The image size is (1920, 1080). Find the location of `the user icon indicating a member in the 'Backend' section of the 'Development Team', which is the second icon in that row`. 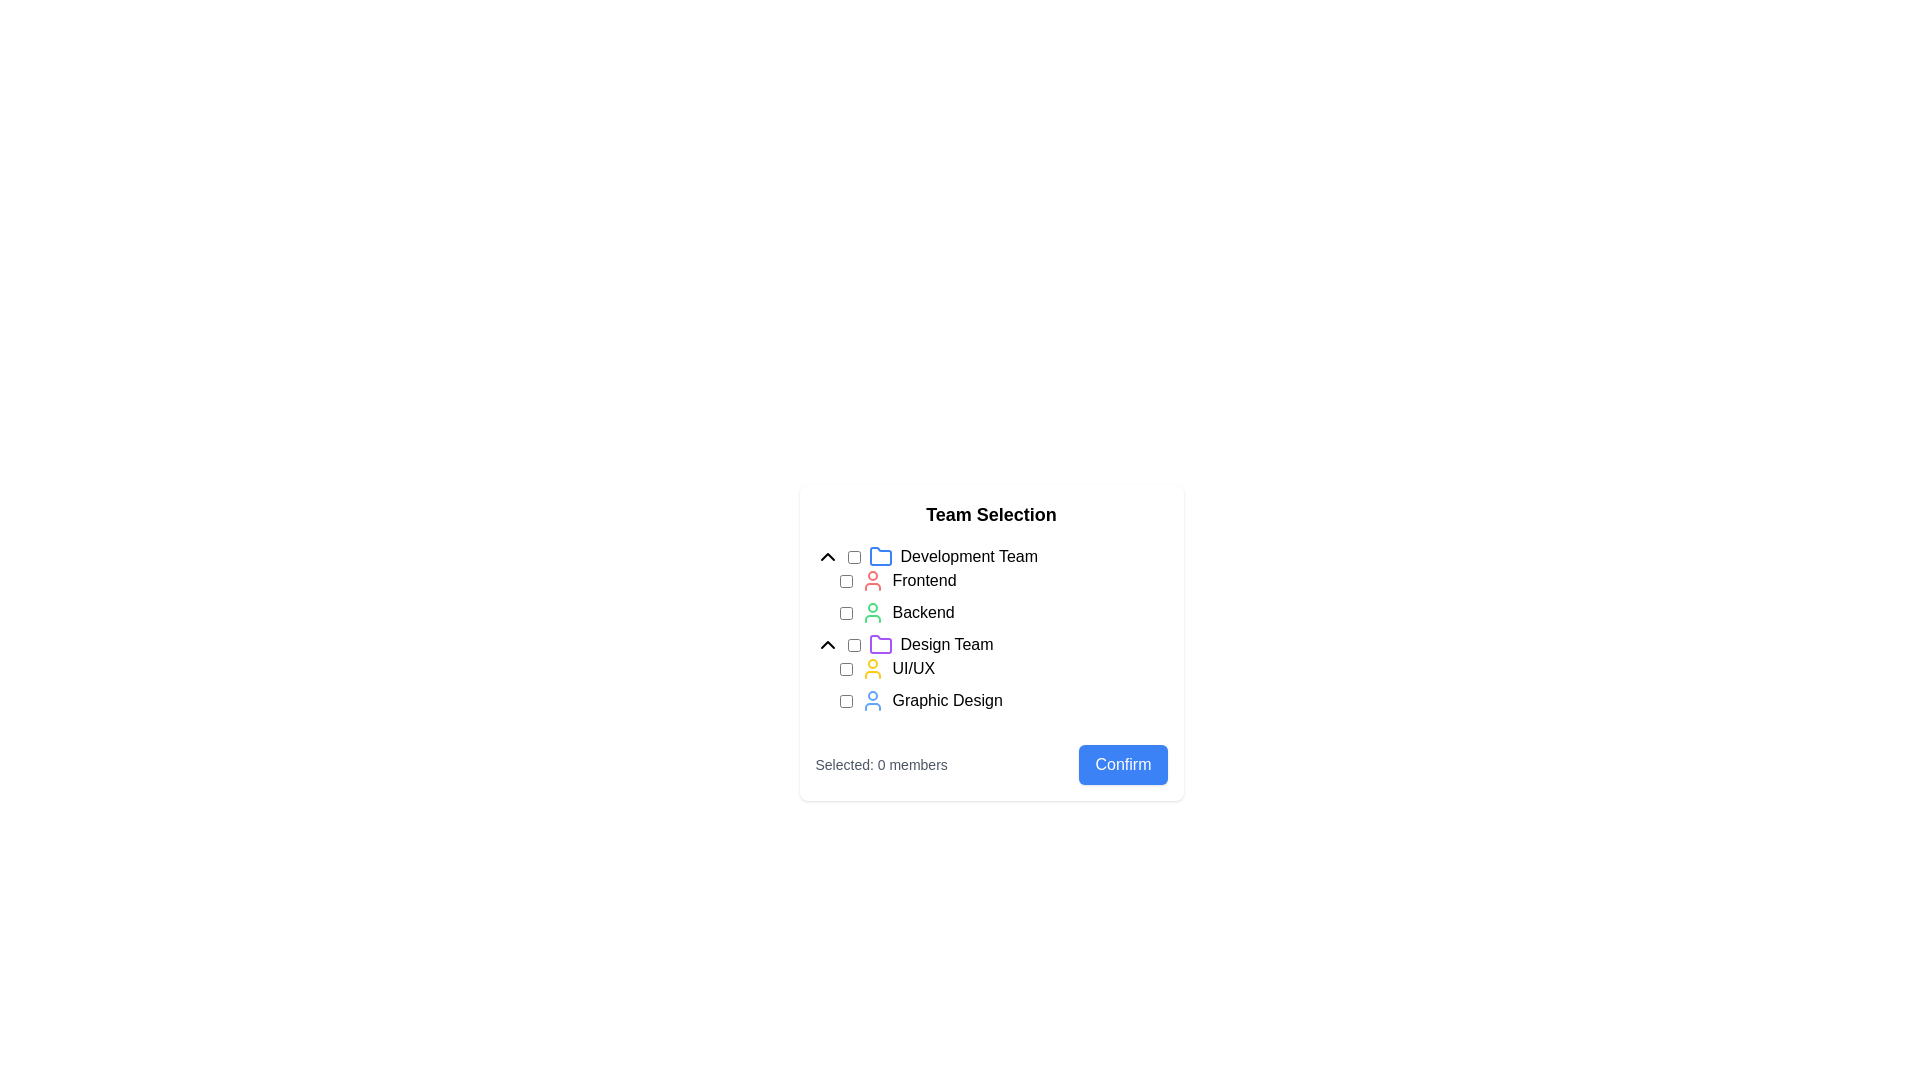

the user icon indicating a member in the 'Backend' section of the 'Development Team', which is the second icon in that row is located at coordinates (872, 612).